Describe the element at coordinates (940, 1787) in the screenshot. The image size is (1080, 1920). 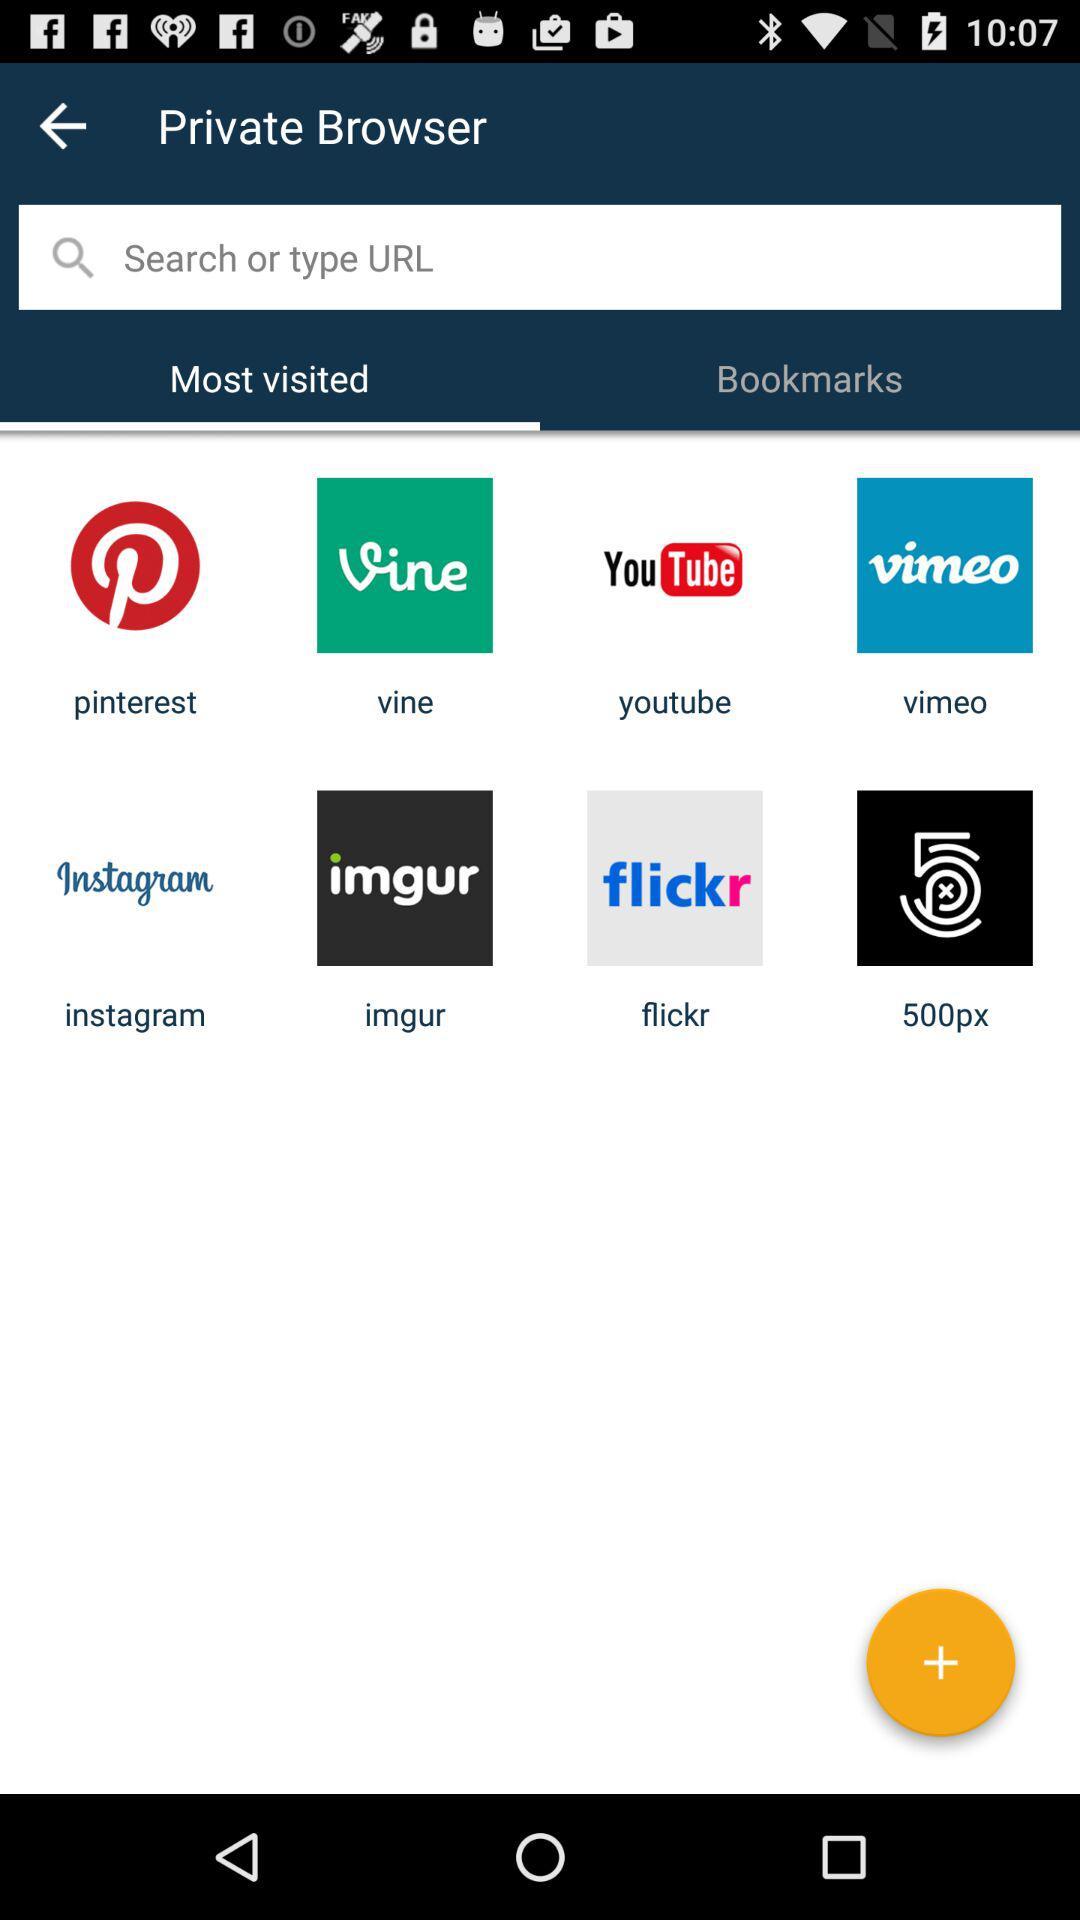
I see `the add icon` at that location.